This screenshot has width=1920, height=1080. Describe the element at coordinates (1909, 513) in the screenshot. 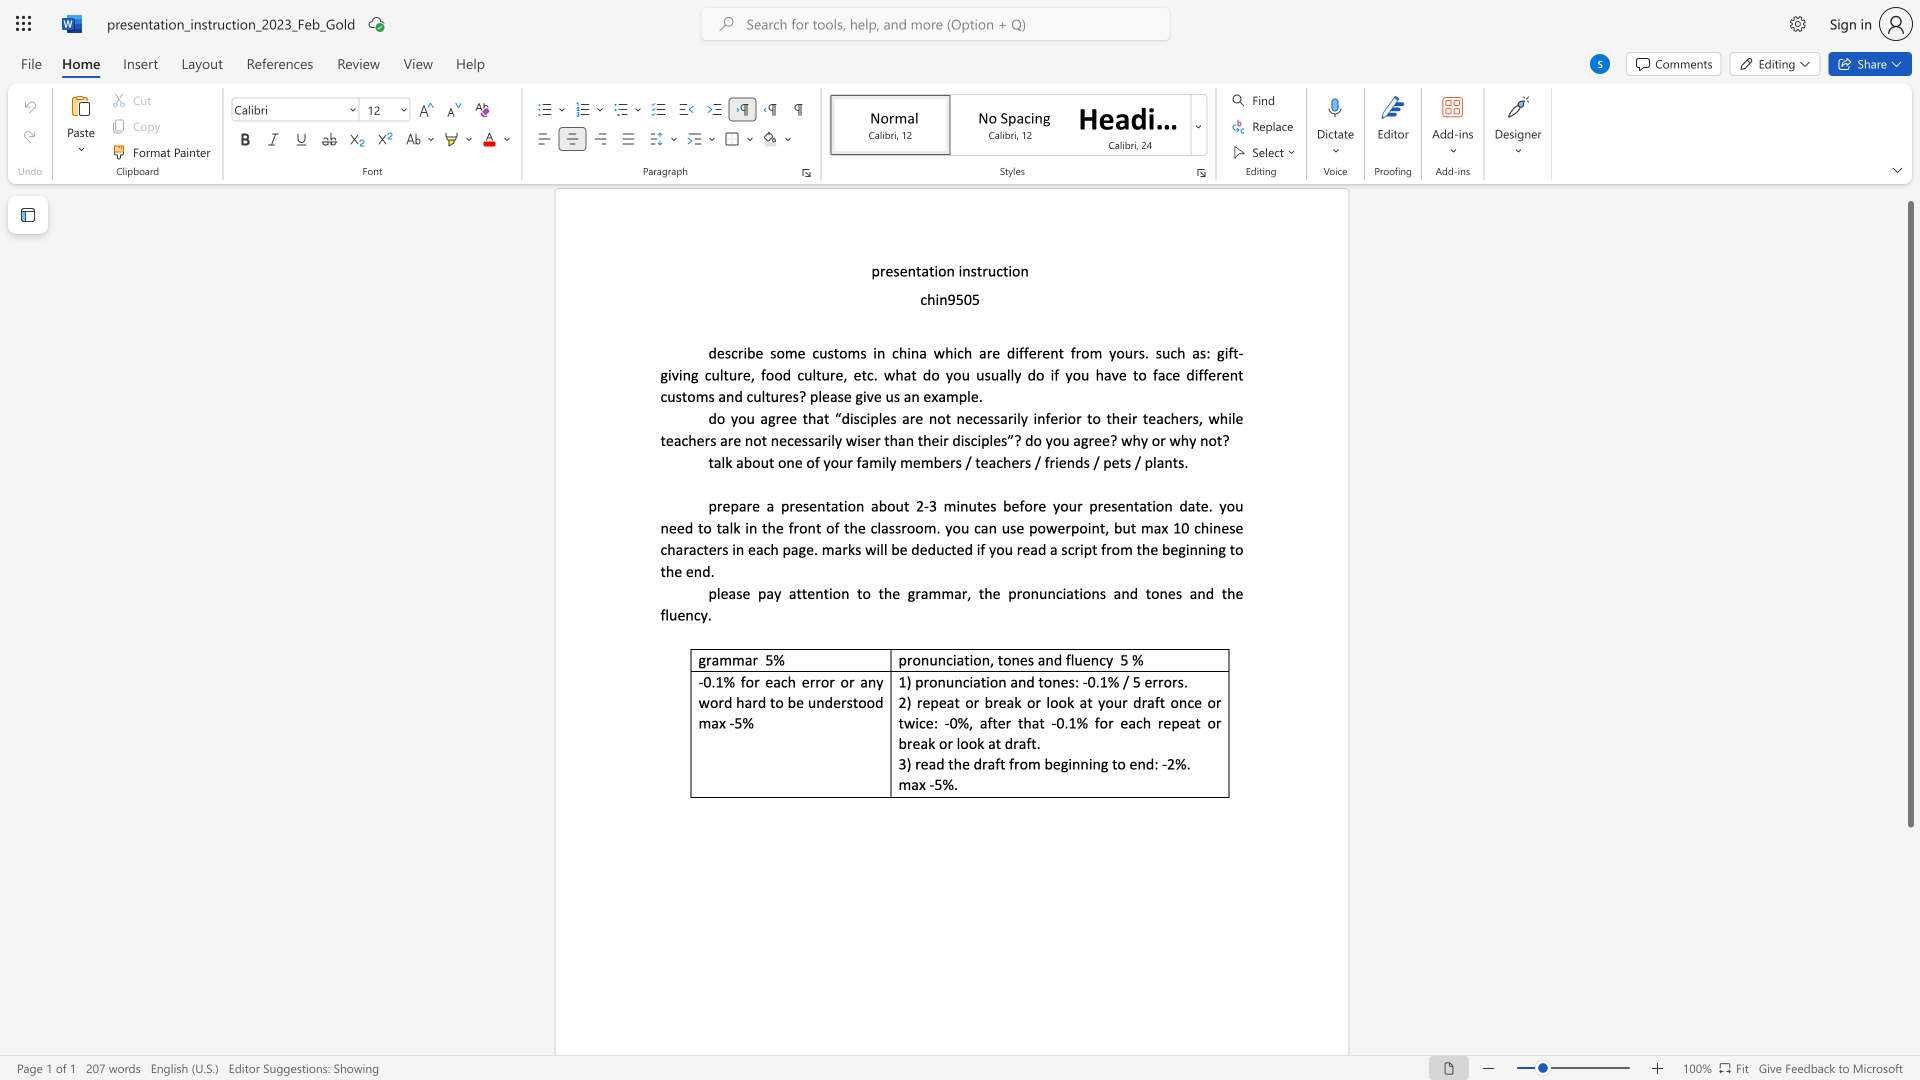

I see `the scrollbar and move down 190 pixels` at that location.